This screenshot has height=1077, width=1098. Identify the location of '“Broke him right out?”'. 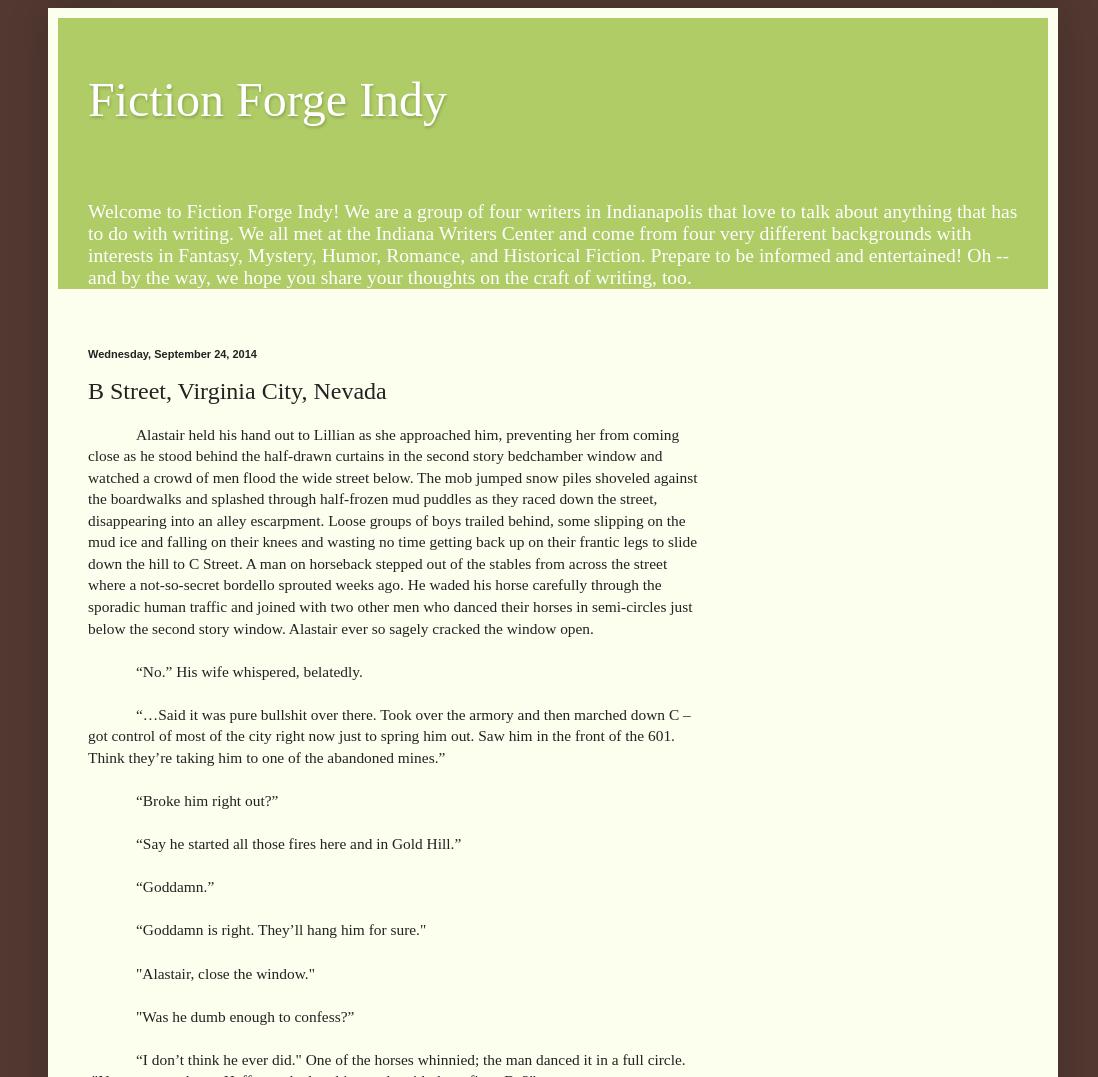
(136, 800).